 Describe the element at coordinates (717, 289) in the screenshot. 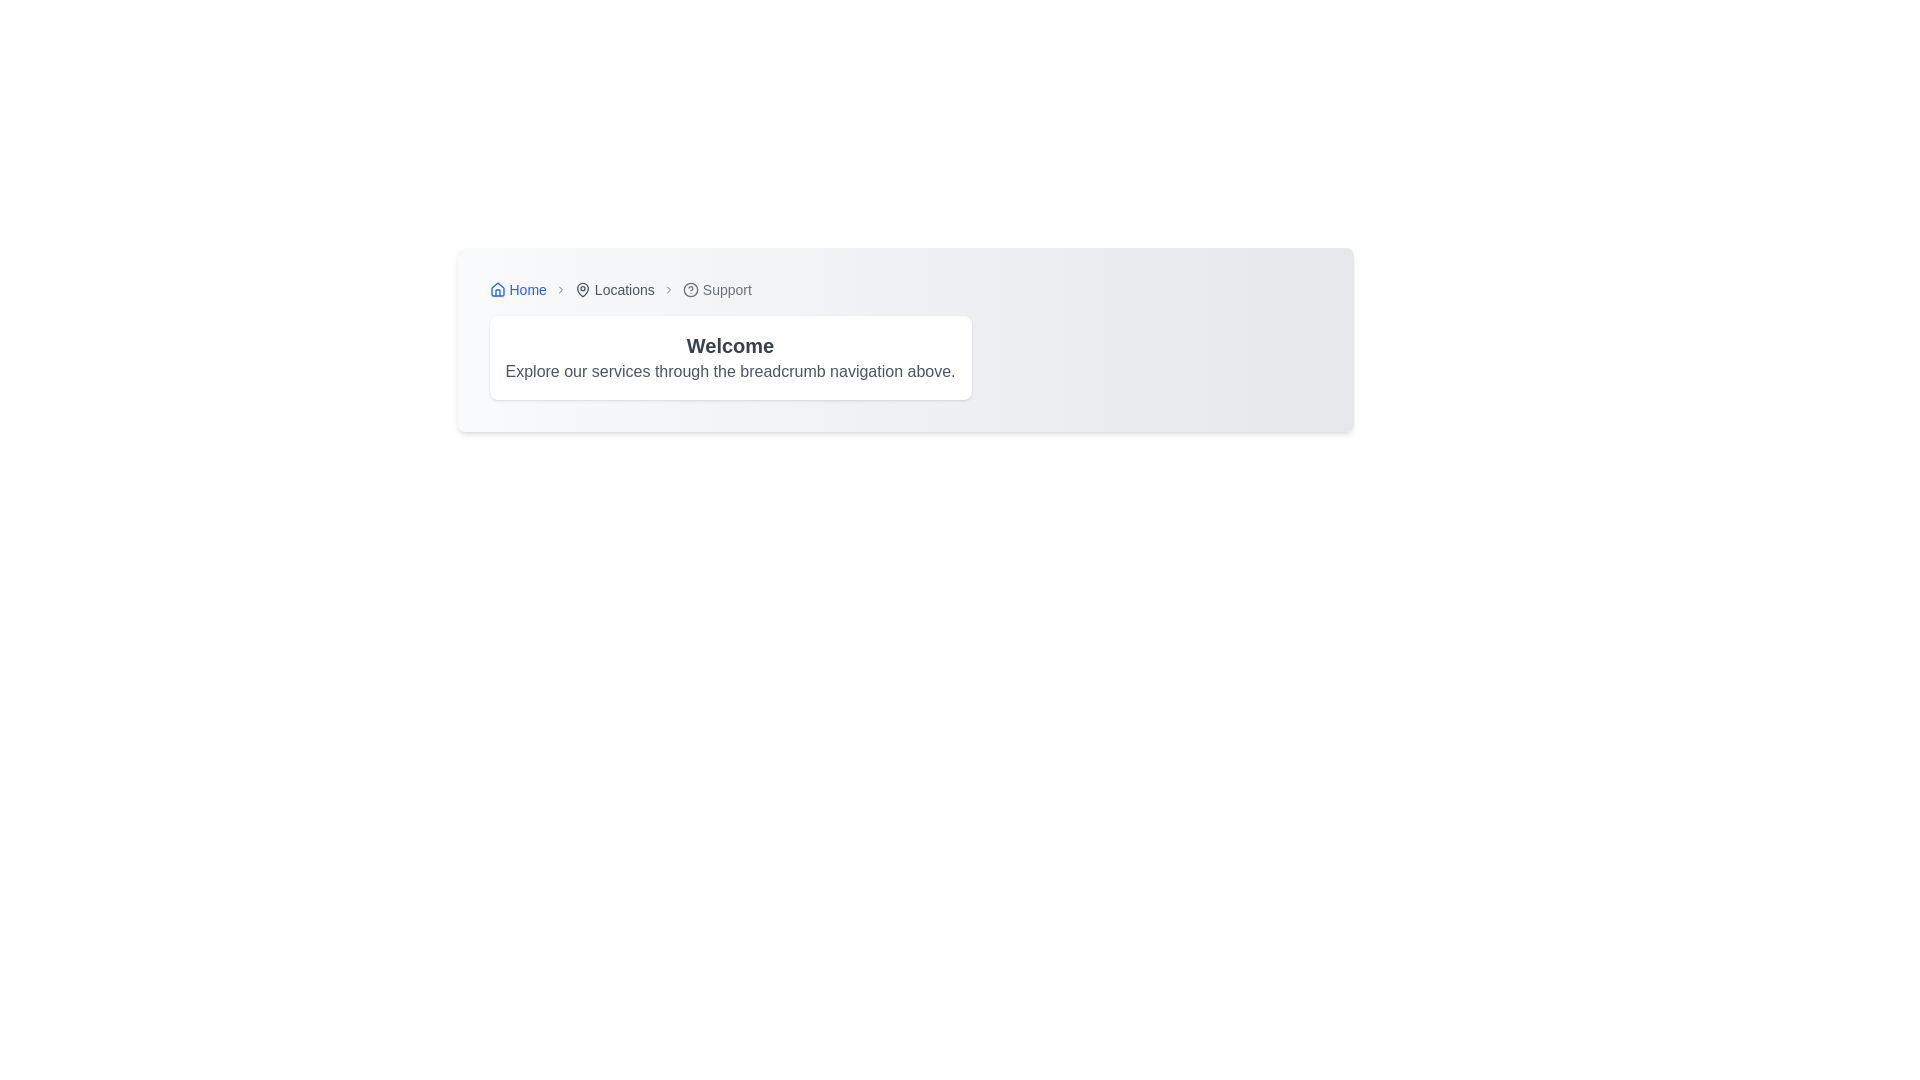

I see `the 'Support' breadcrumb navigation item, which is styled in gray and features a question mark icon adjacent to it` at that location.